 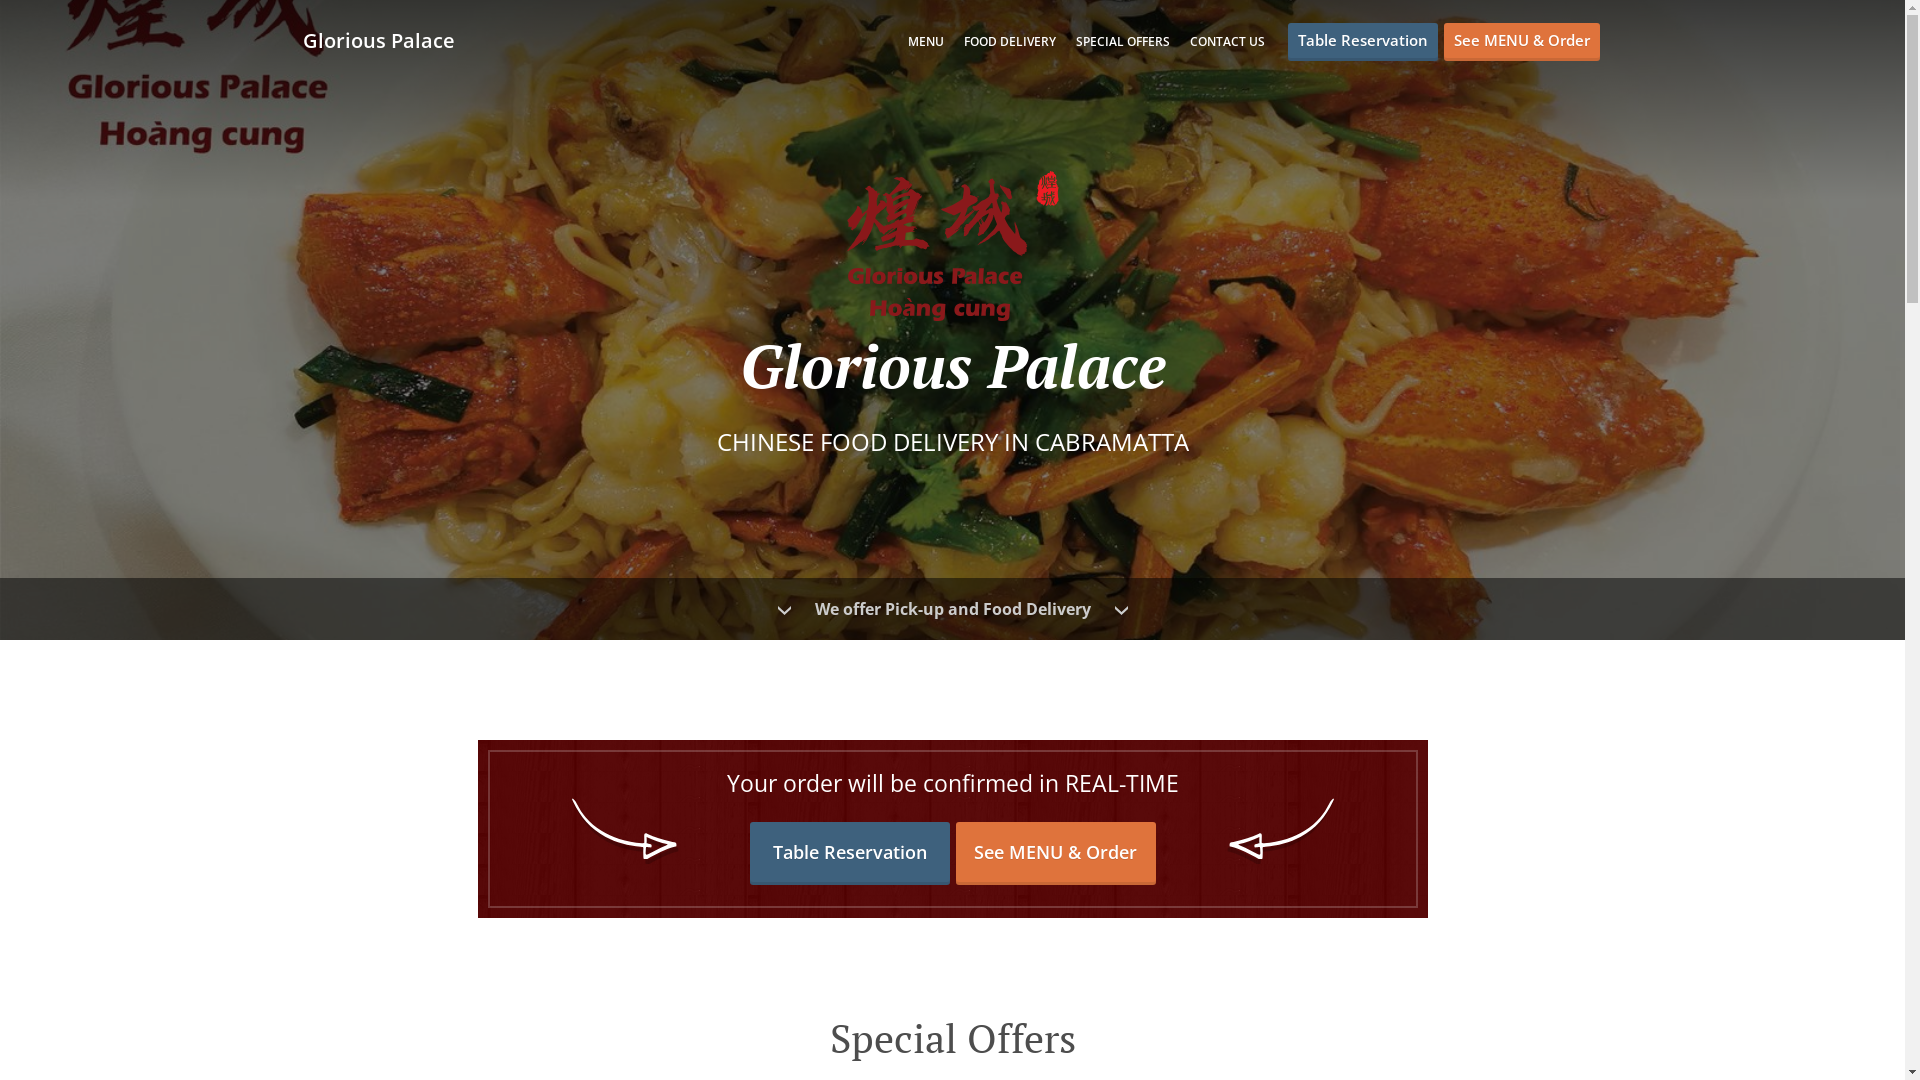 What do you see at coordinates (1123, 41) in the screenshot?
I see `'SPECIAL OFFERS'` at bounding box center [1123, 41].